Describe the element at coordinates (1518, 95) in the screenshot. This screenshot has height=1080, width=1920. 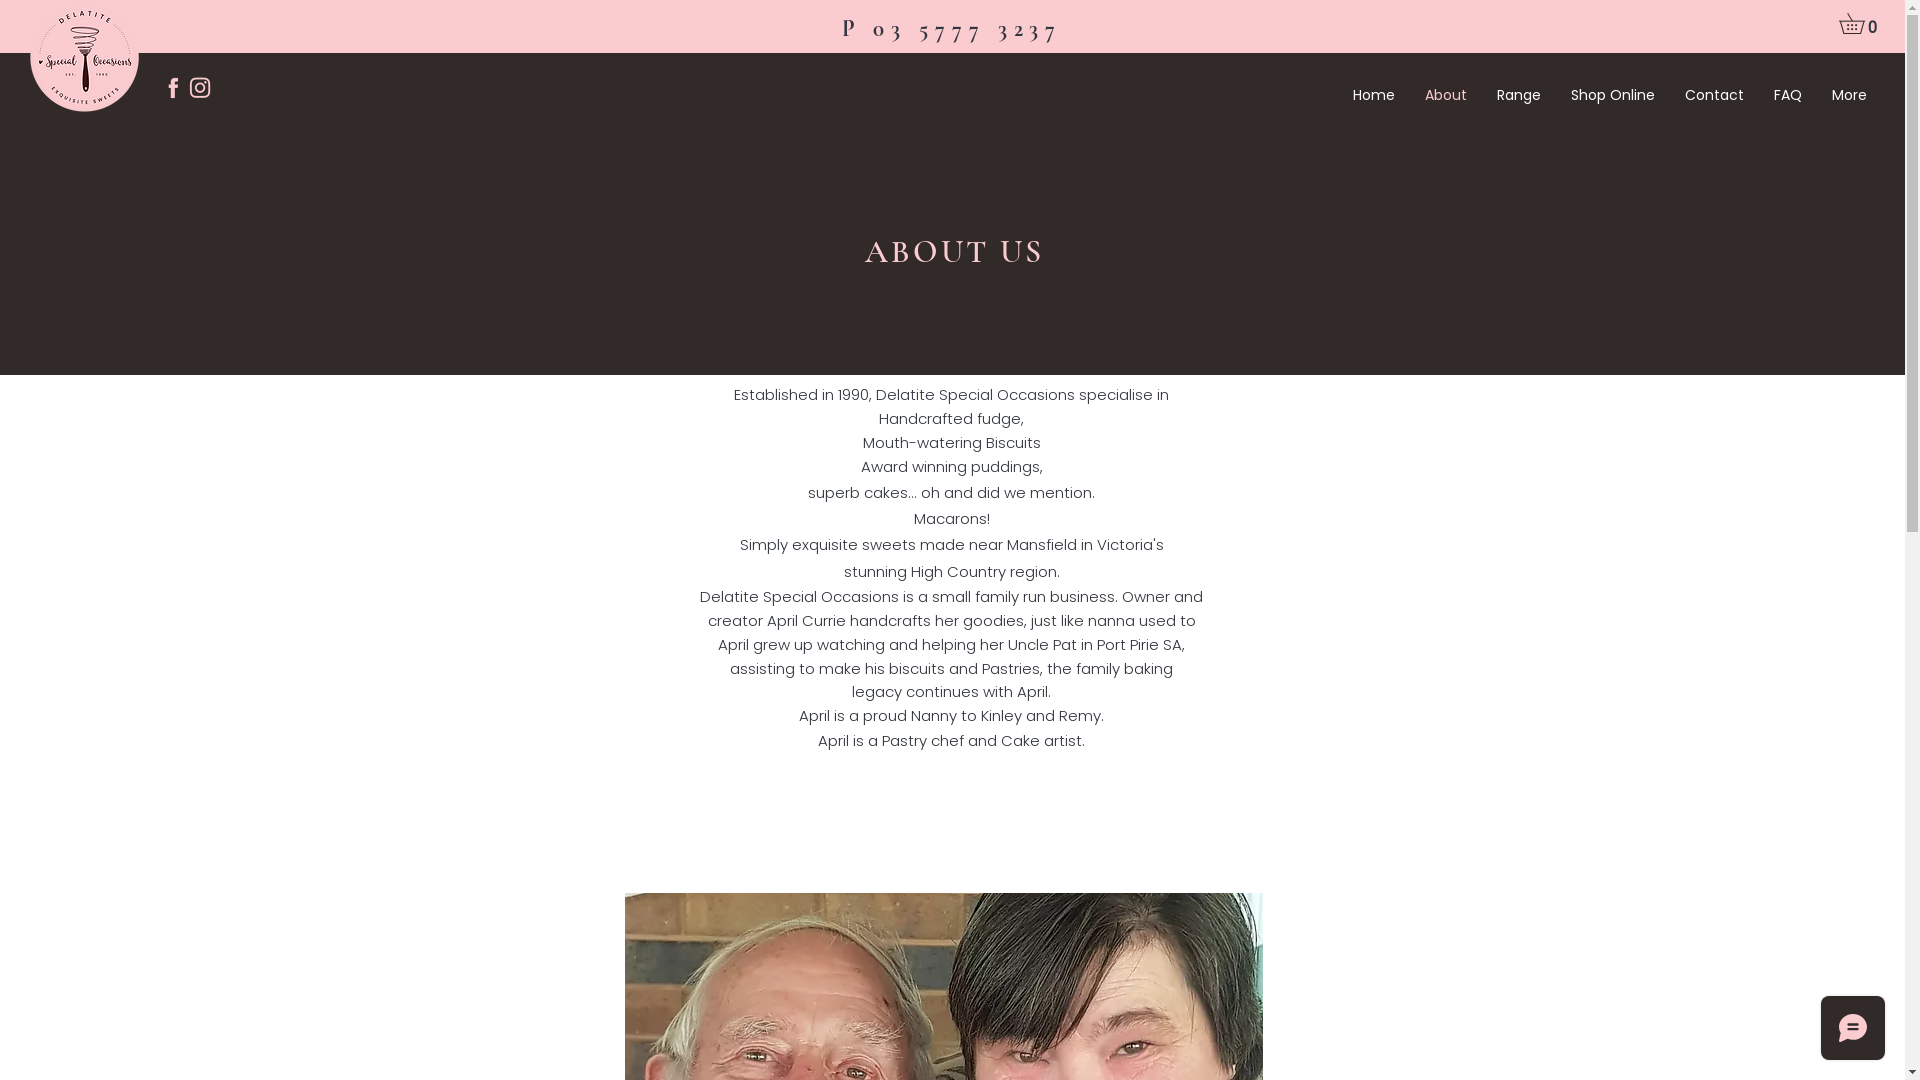
I see `'Range'` at that location.